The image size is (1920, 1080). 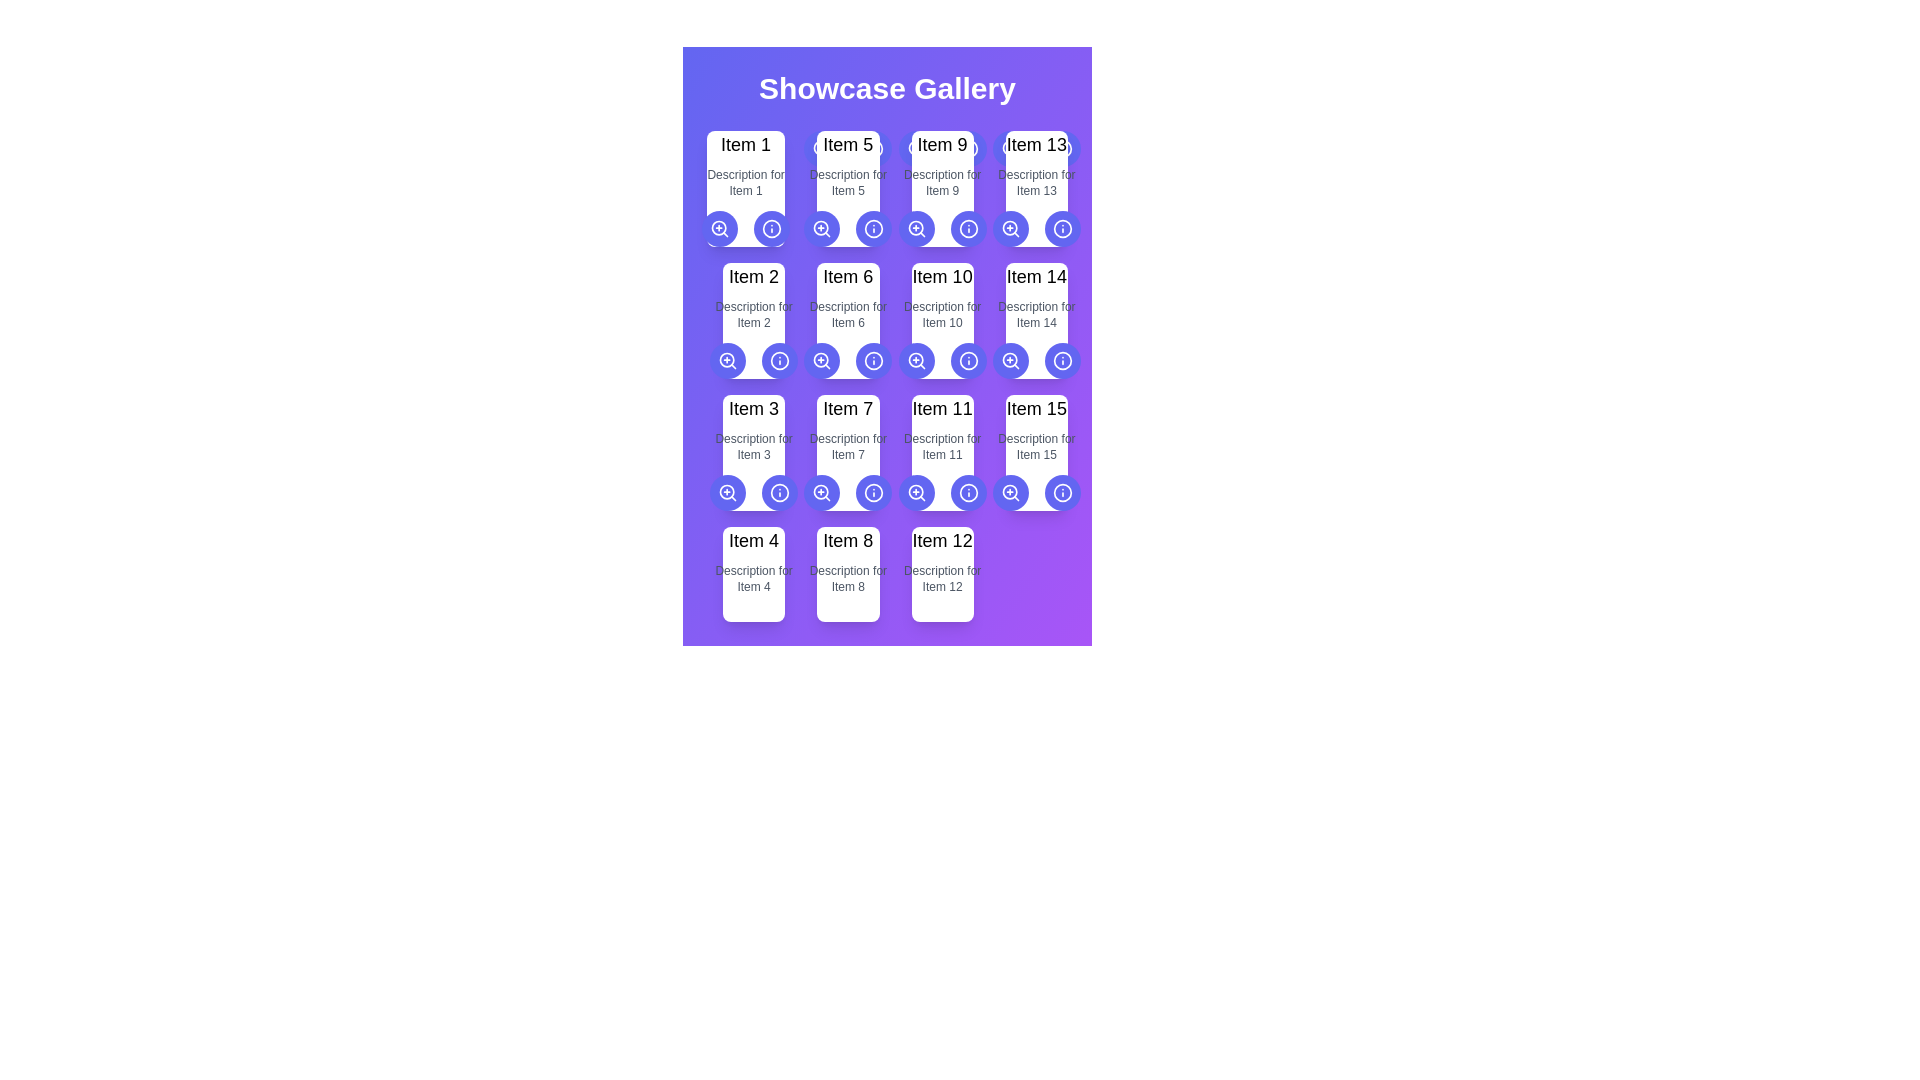 I want to click on the circular interactive button styled in blue, located in the grid item labeled 'Item 9', which is positioned in the fourth column of the first row, so click(x=968, y=227).